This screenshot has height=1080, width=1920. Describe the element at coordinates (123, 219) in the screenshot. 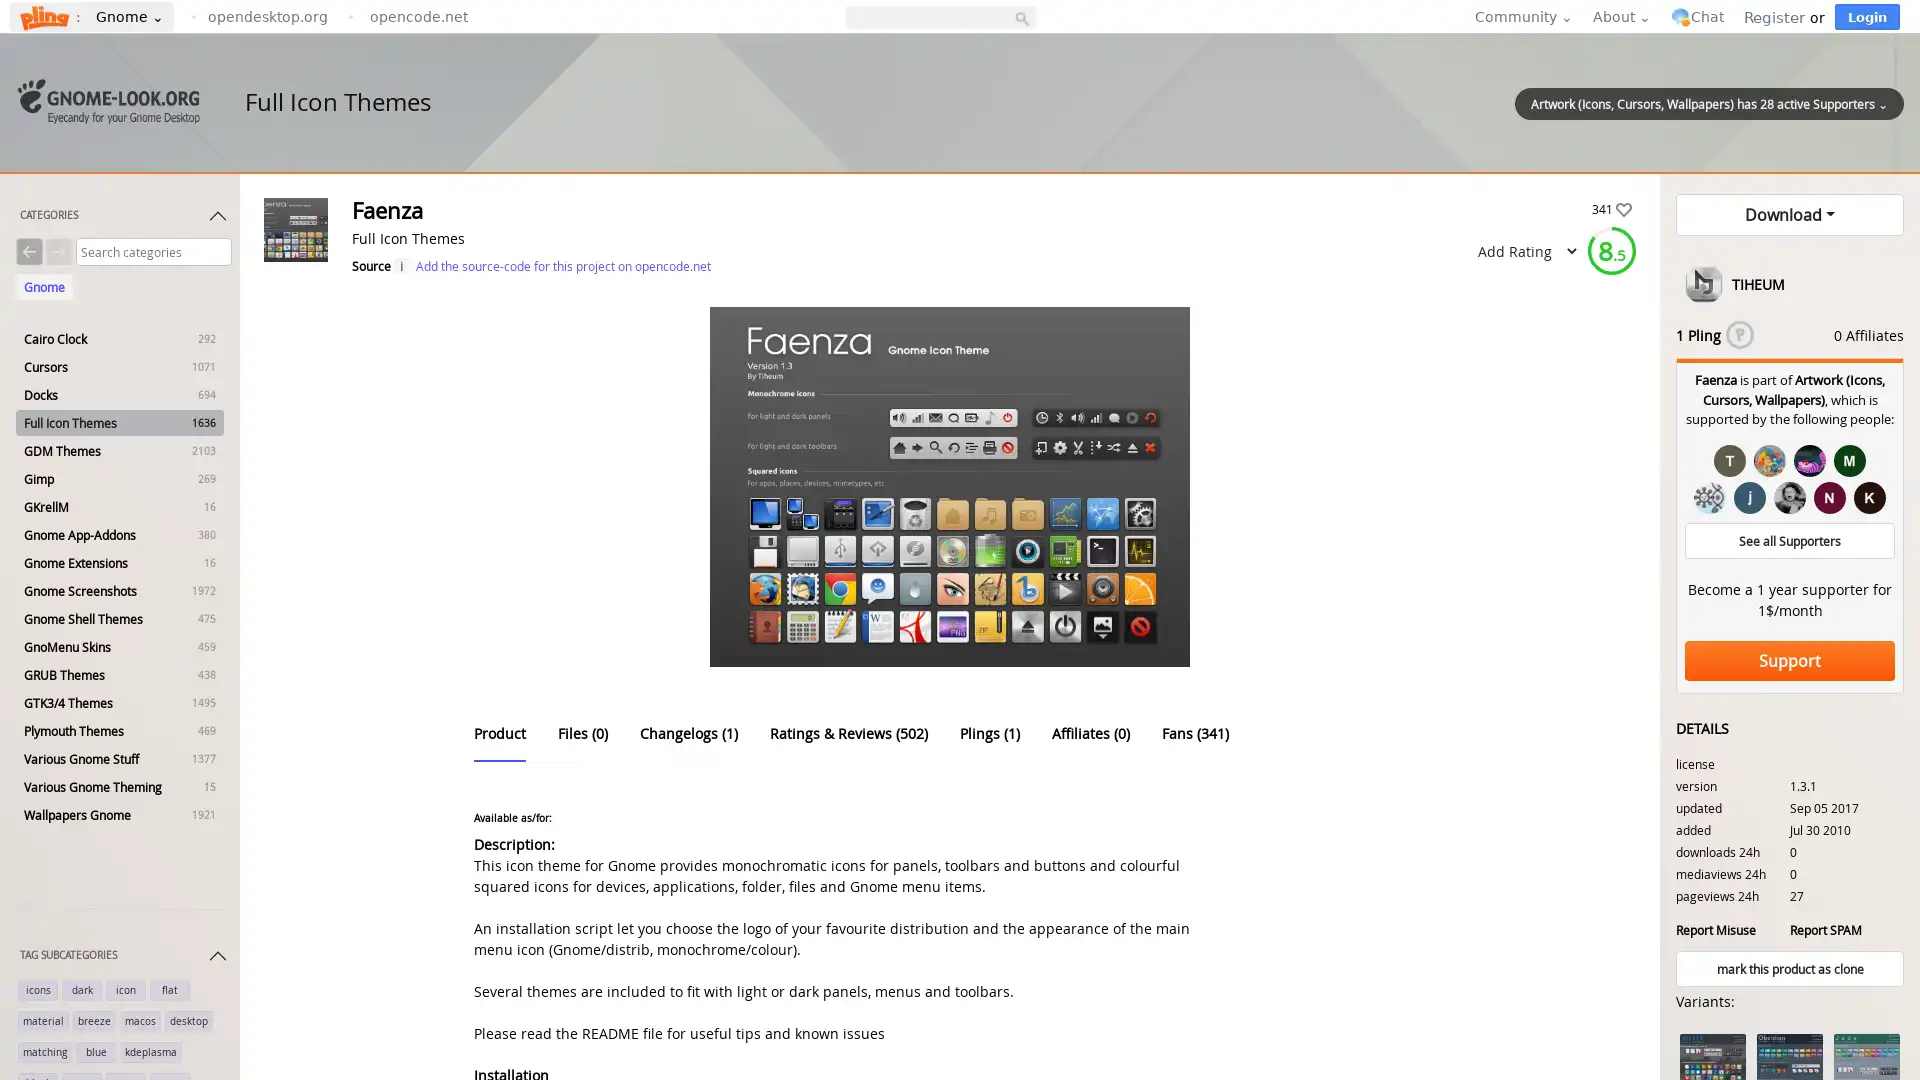

I see `CATEGORIES` at that location.